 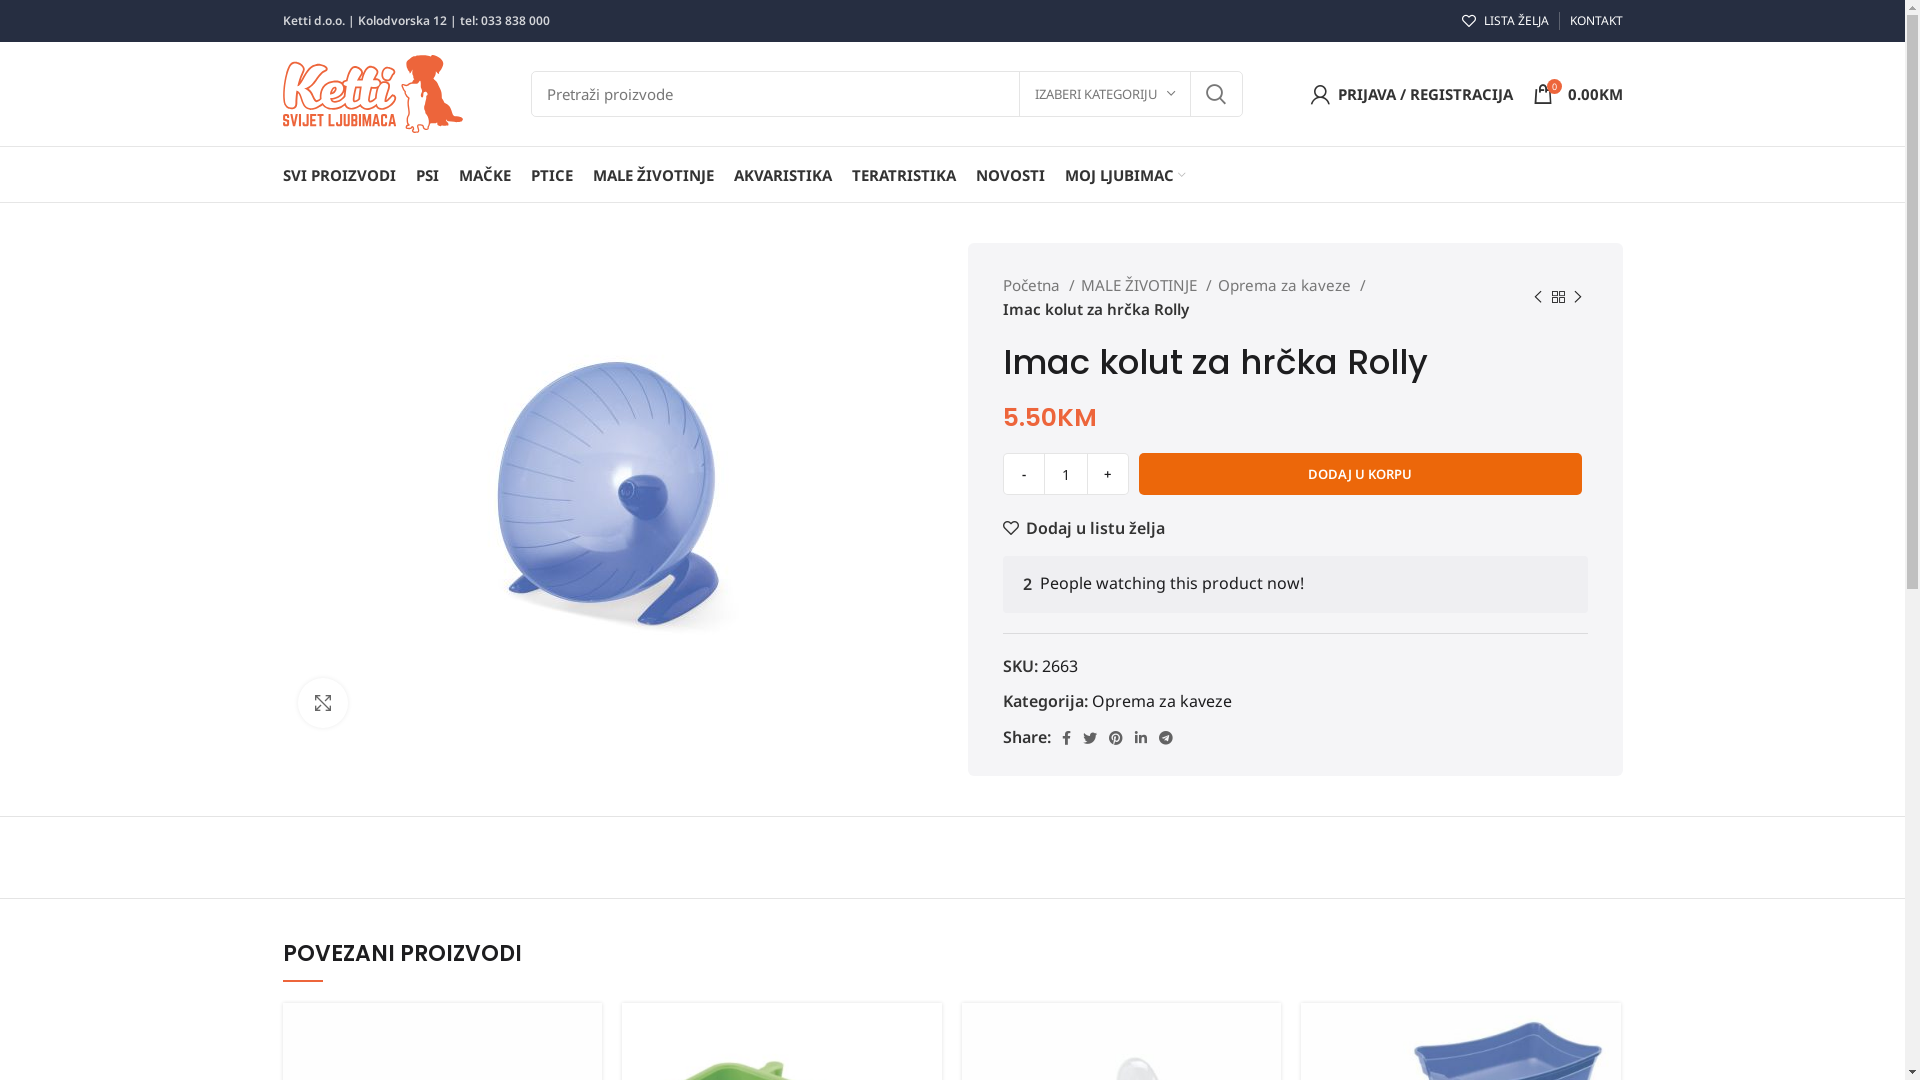 I want to click on '0, so click(x=1576, y=93).